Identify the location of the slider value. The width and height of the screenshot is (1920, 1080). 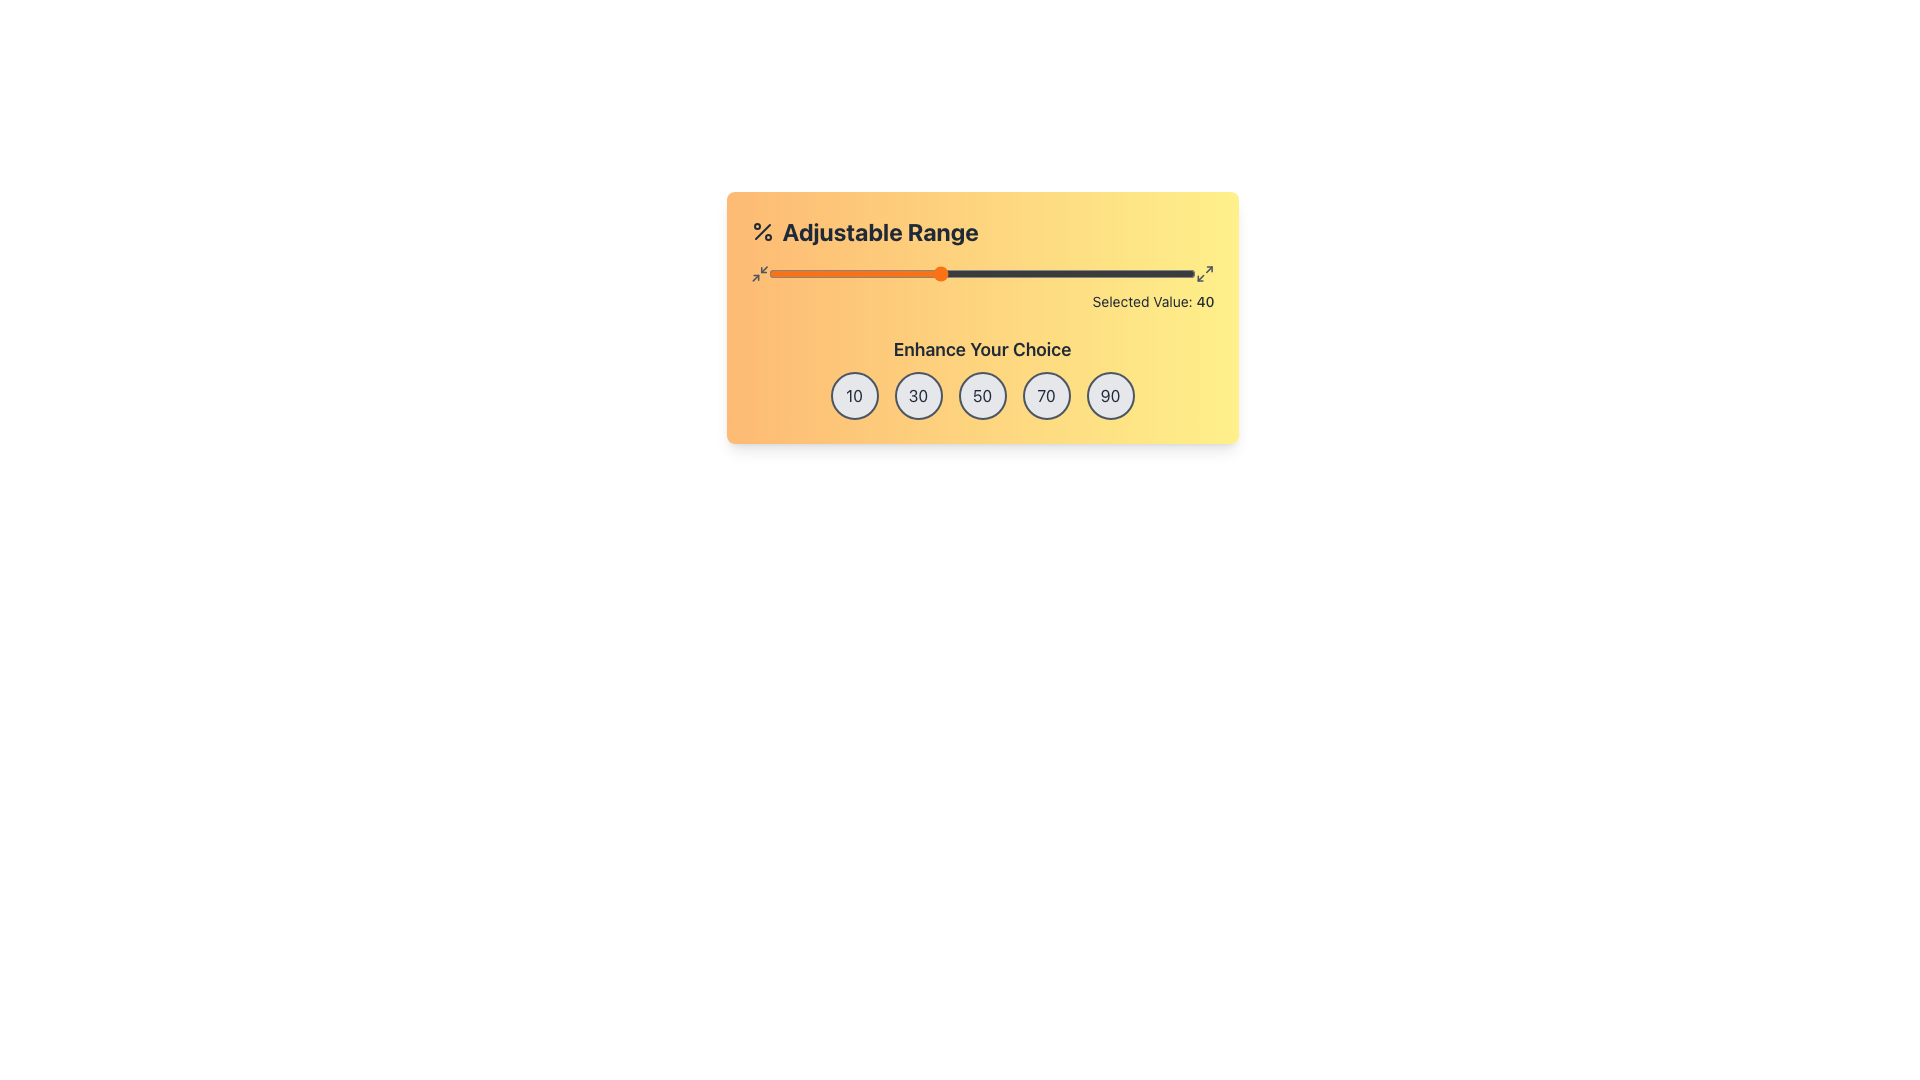
(961, 273).